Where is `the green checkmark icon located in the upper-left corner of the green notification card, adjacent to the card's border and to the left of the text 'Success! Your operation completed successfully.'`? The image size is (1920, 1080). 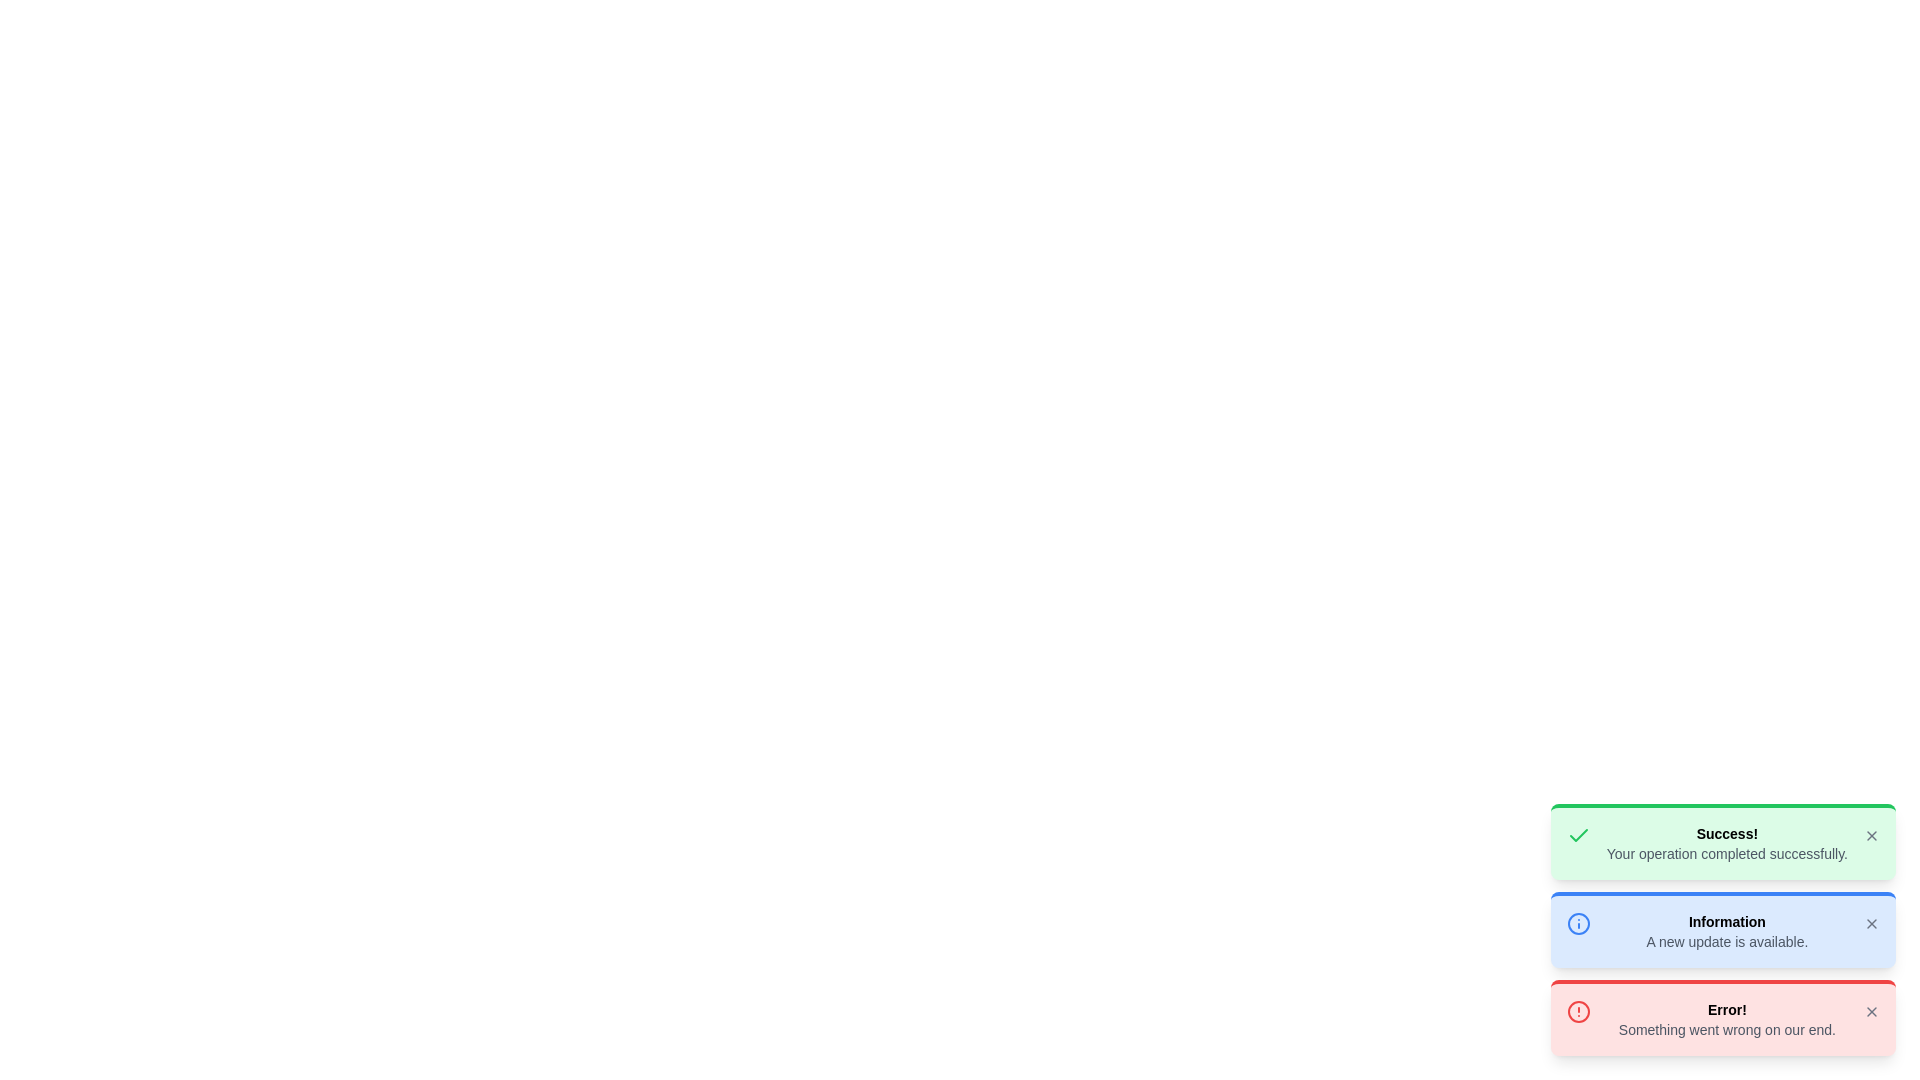
the green checkmark icon located in the upper-left corner of the green notification card, adjacent to the card's border and to the left of the text 'Success! Your operation completed successfully.' is located at coordinates (1577, 836).